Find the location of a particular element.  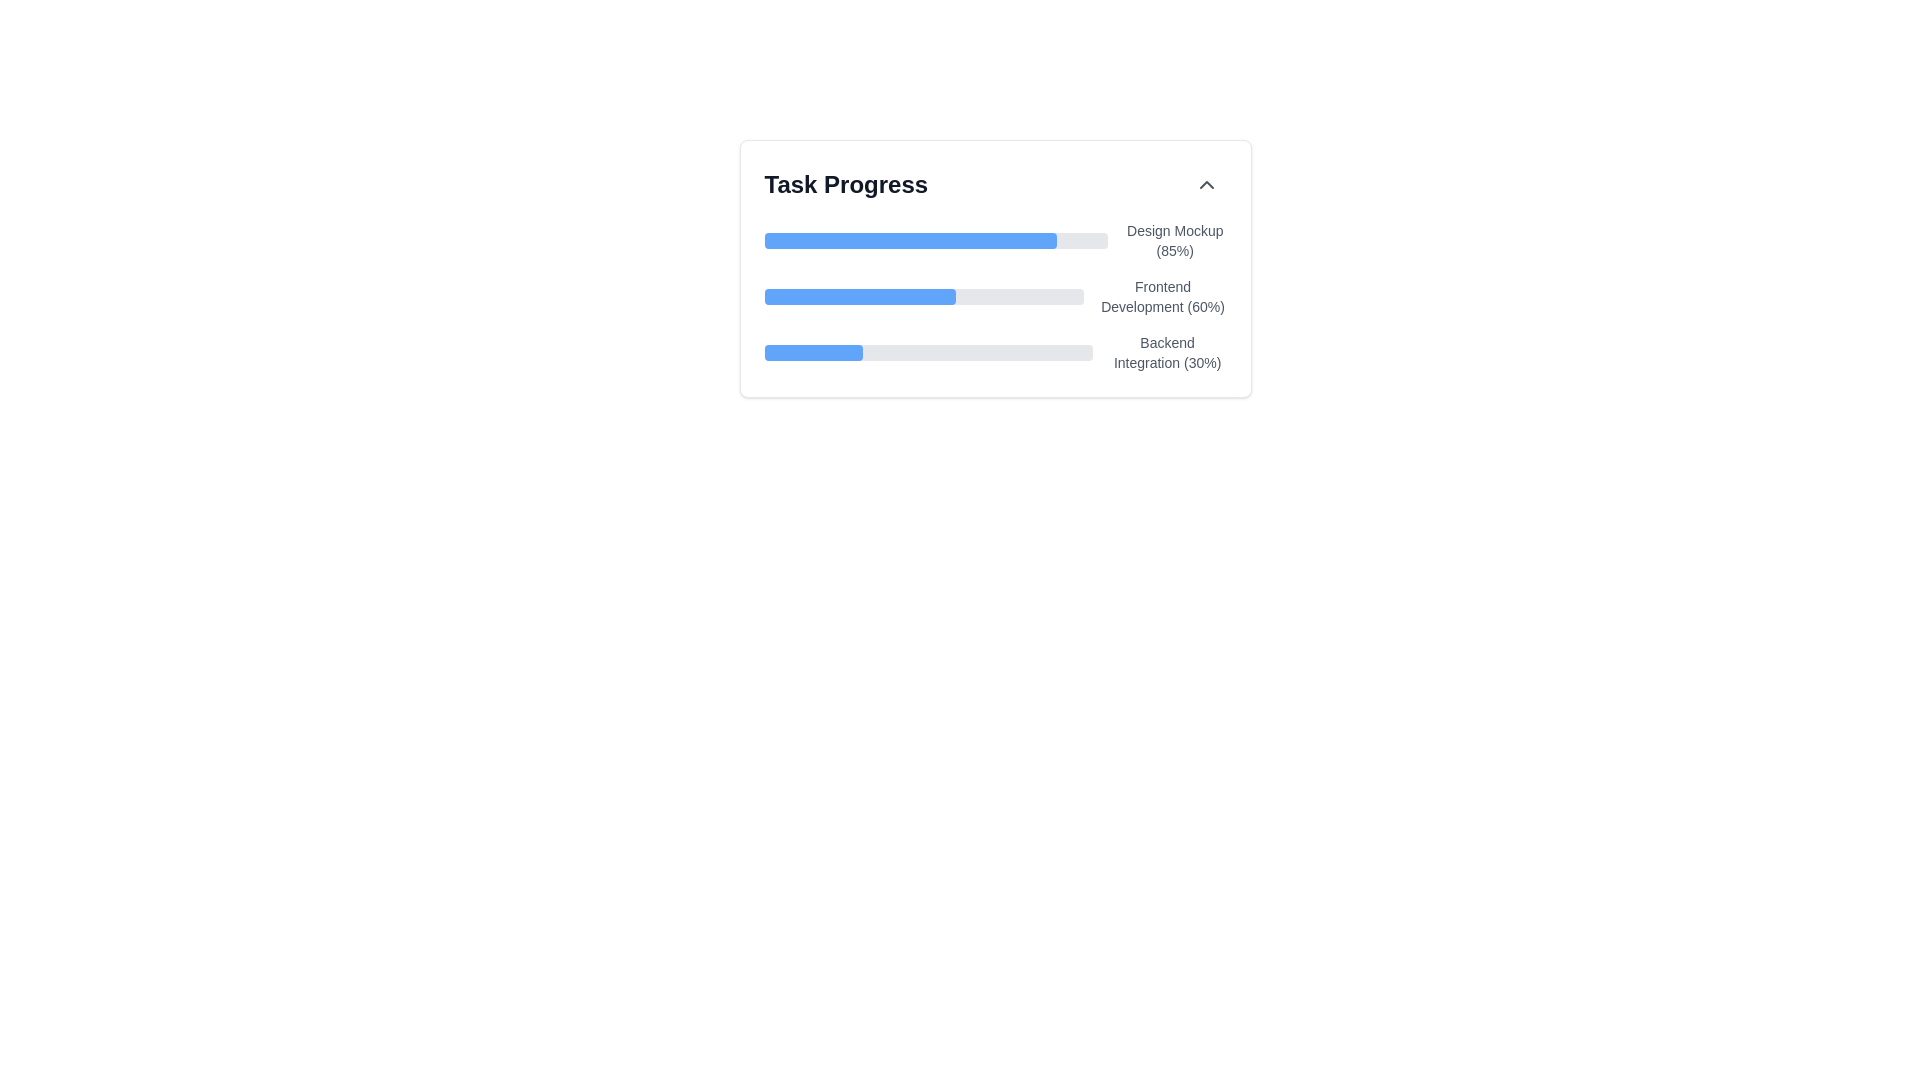

the progress bar representing 'Frontend Development (60%)', which is the second progress indicator in the list, located between 'Design Mockup (85%)' above and 'Backend Integration (30%)' below is located at coordinates (923, 297).